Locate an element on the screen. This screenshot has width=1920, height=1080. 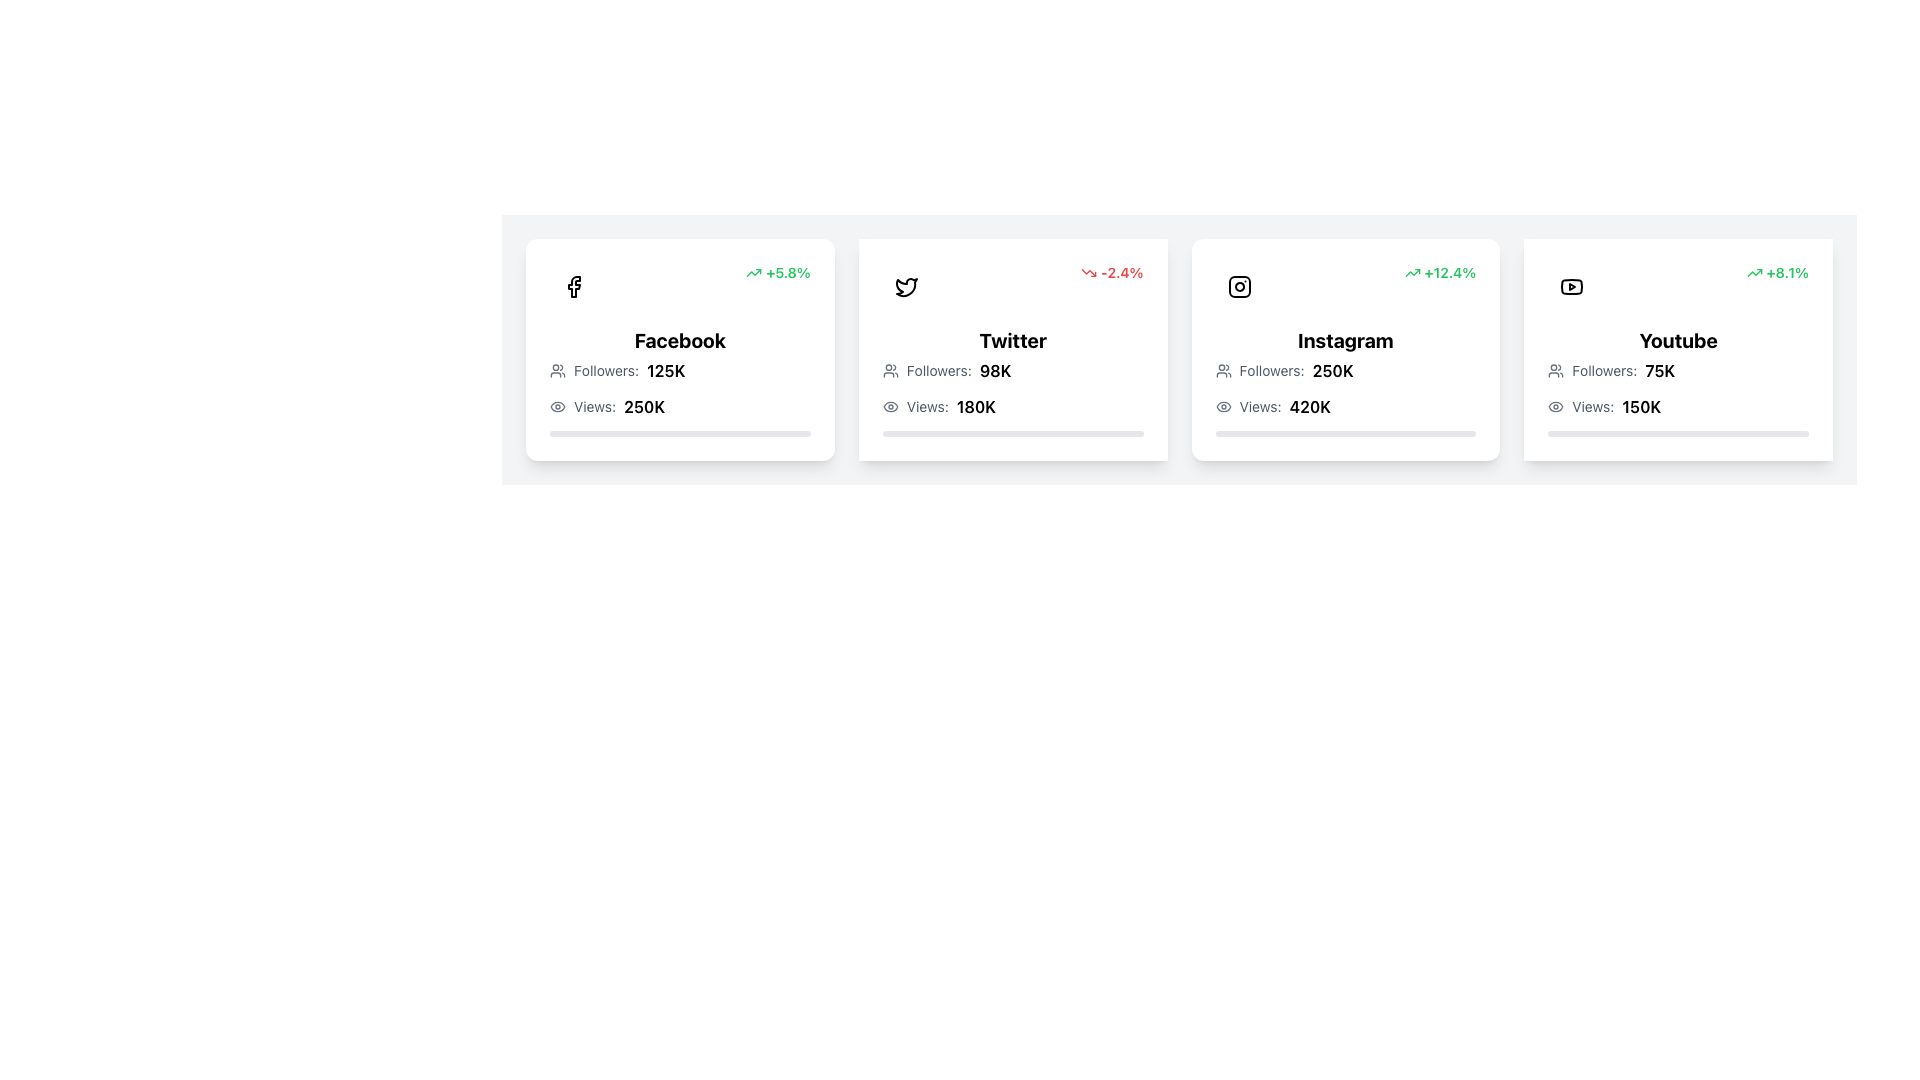
the small icon resembling two abstracted human figures, which is located to the left of the 'Followers: 75K' text in the 'Youtube' card is located at coordinates (1555, 370).